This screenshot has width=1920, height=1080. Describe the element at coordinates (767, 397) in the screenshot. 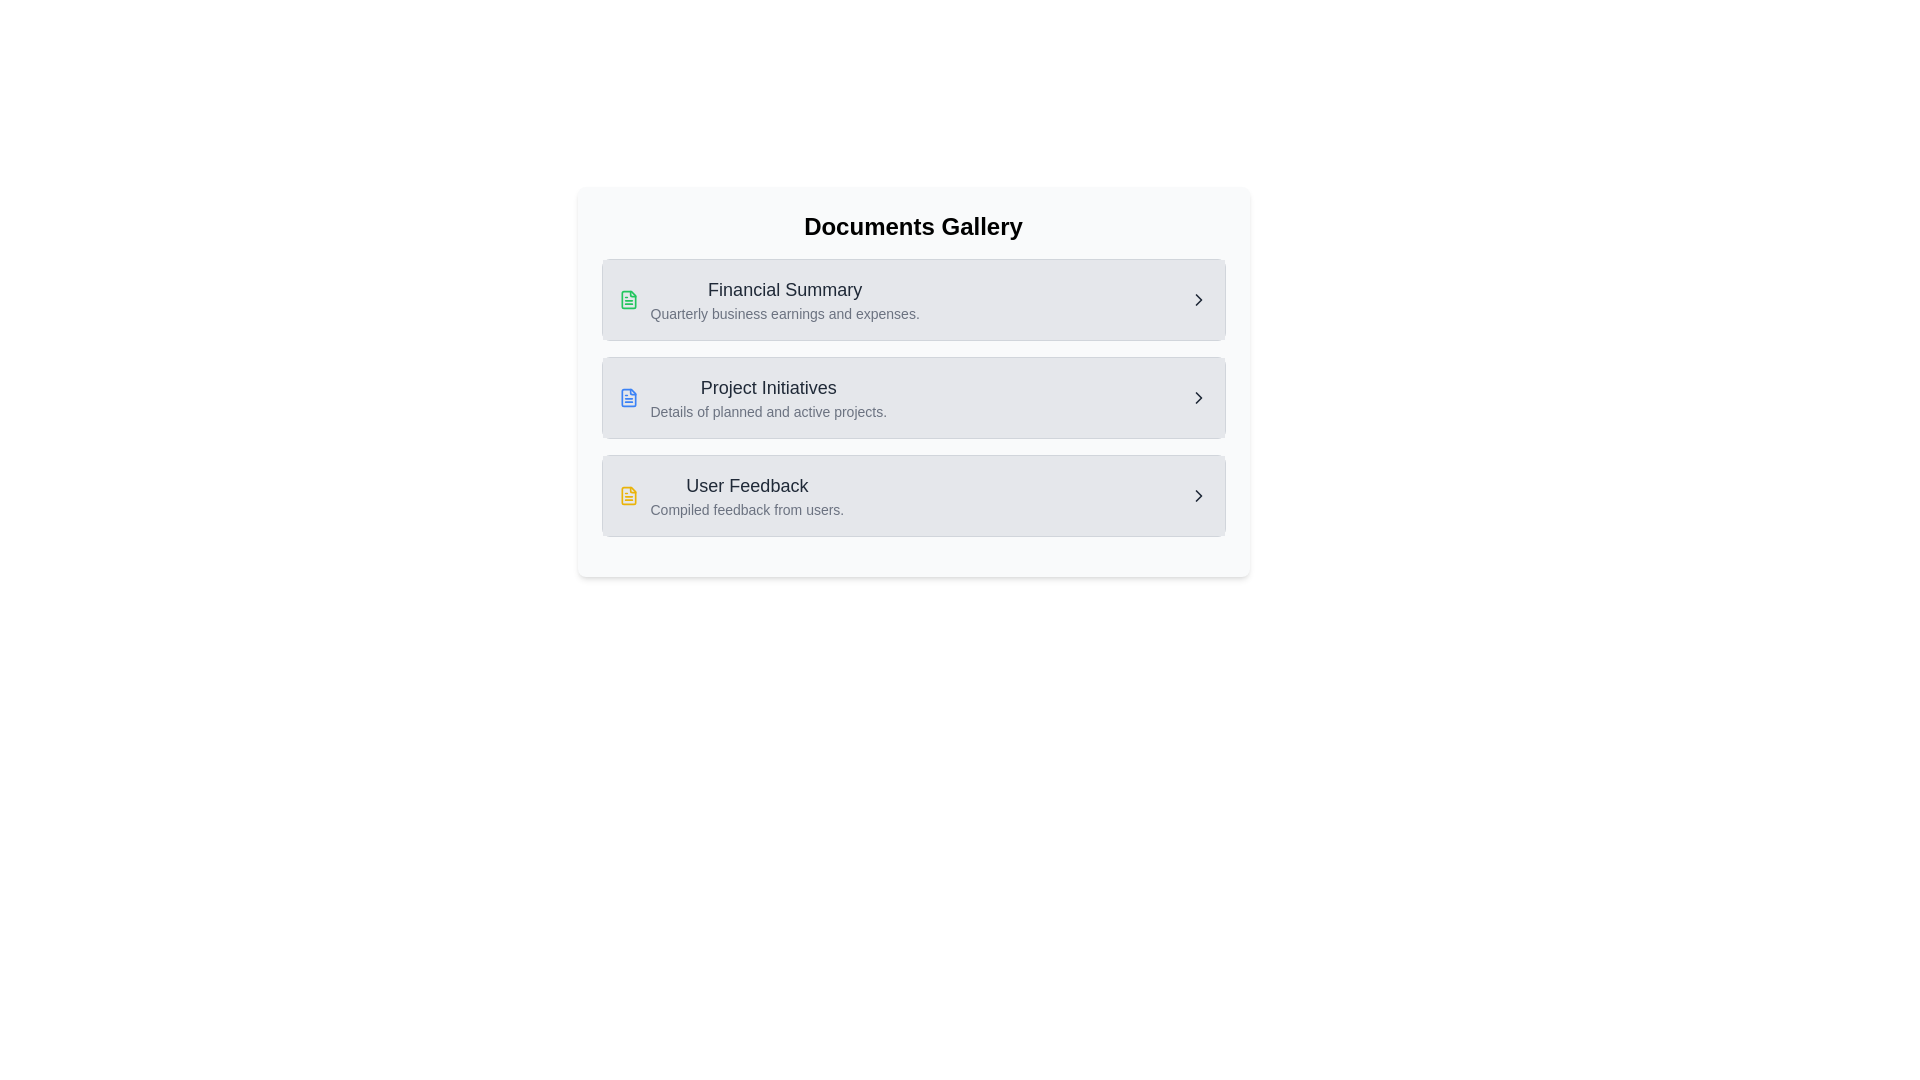

I see `text content of the Text block labeled 'Project Initiatives', which includes the lines 'Project Initiatives' and 'Details of planned and active projects.'` at that location.